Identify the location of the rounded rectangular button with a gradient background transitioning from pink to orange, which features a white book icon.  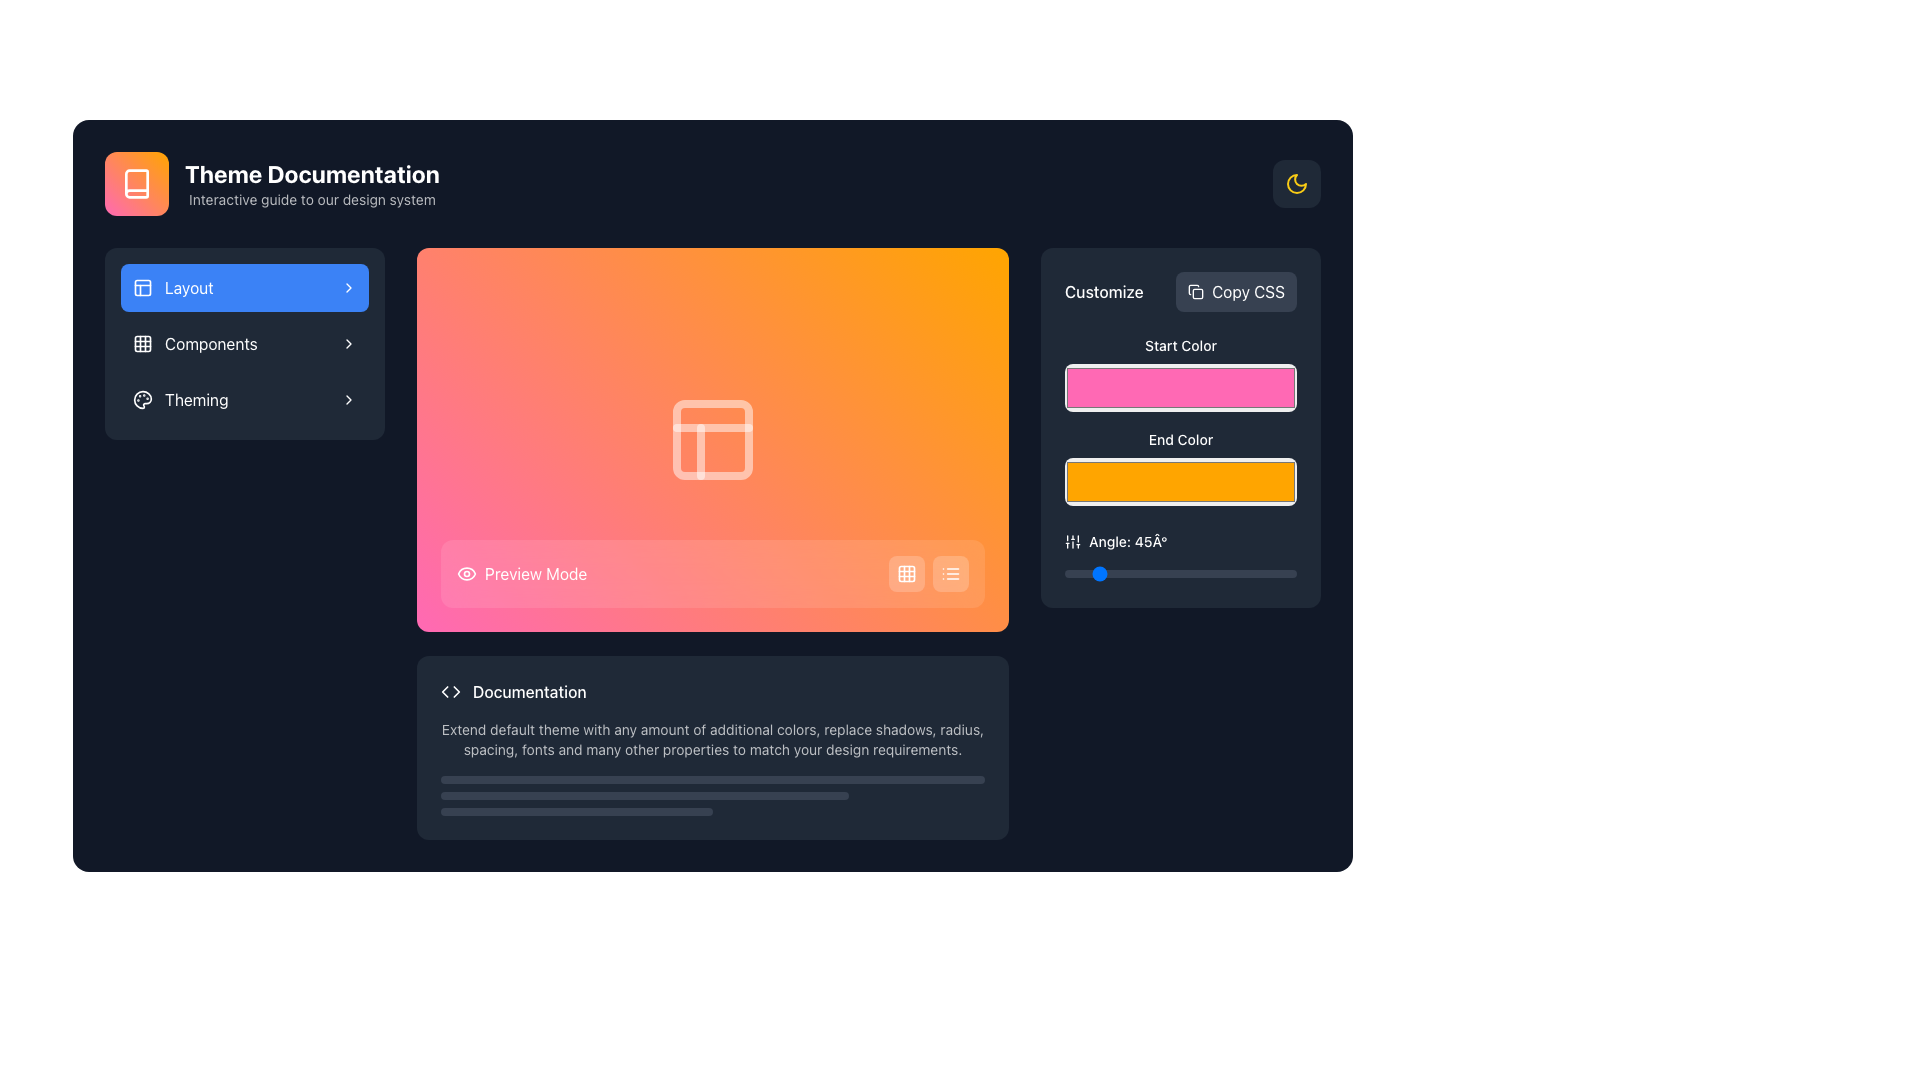
(136, 184).